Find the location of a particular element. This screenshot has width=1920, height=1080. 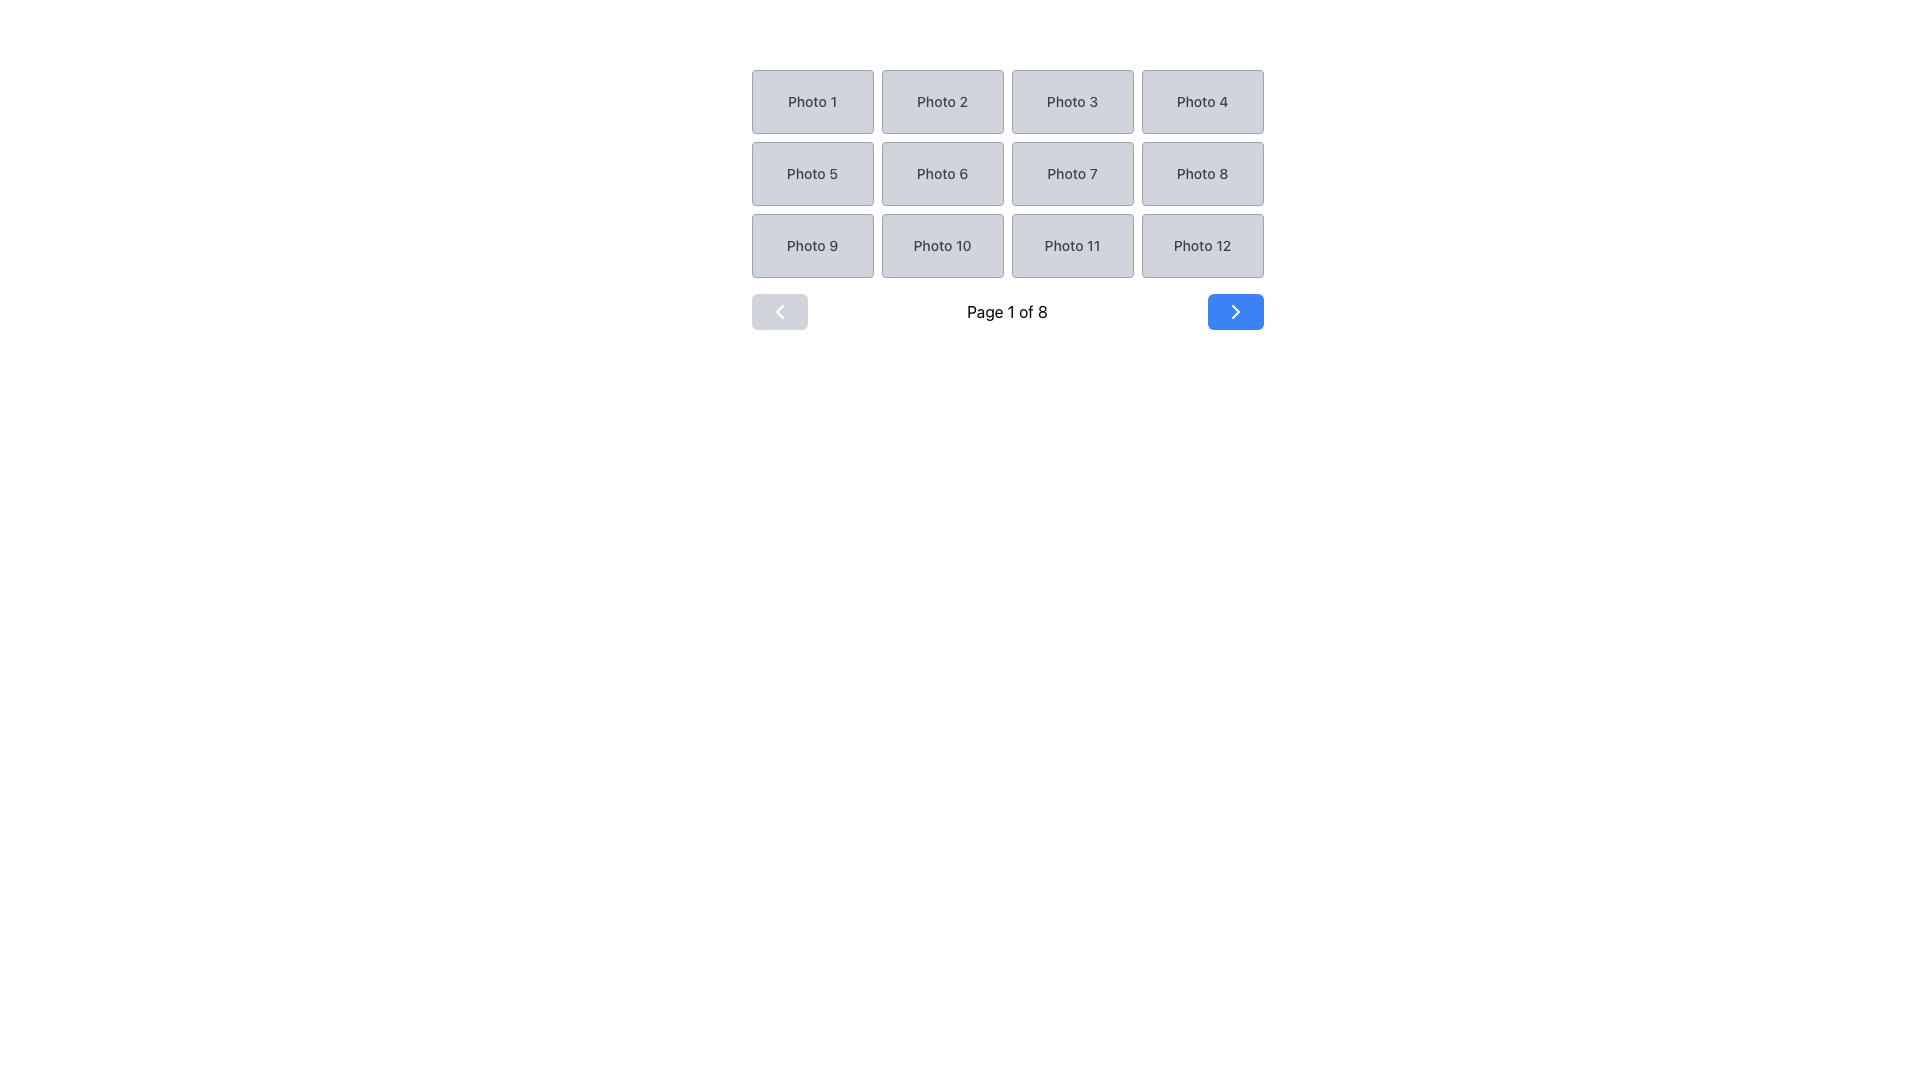

the light gray button labeled 'Photo 10' located in the second position of the third row in a 3x4 grid layout is located at coordinates (941, 245).